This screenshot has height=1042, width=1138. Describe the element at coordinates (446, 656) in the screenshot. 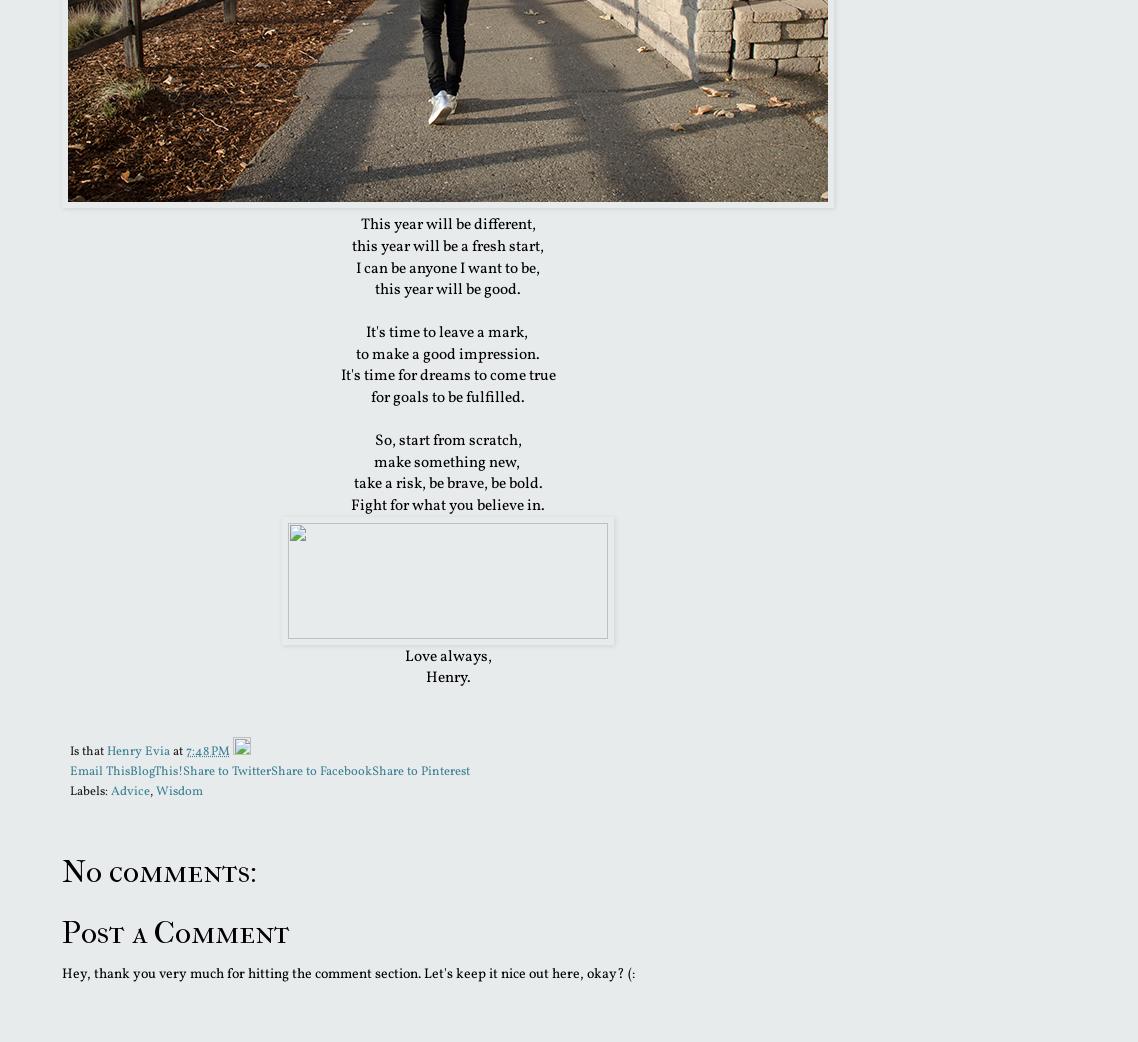

I see `'Love always,'` at that location.